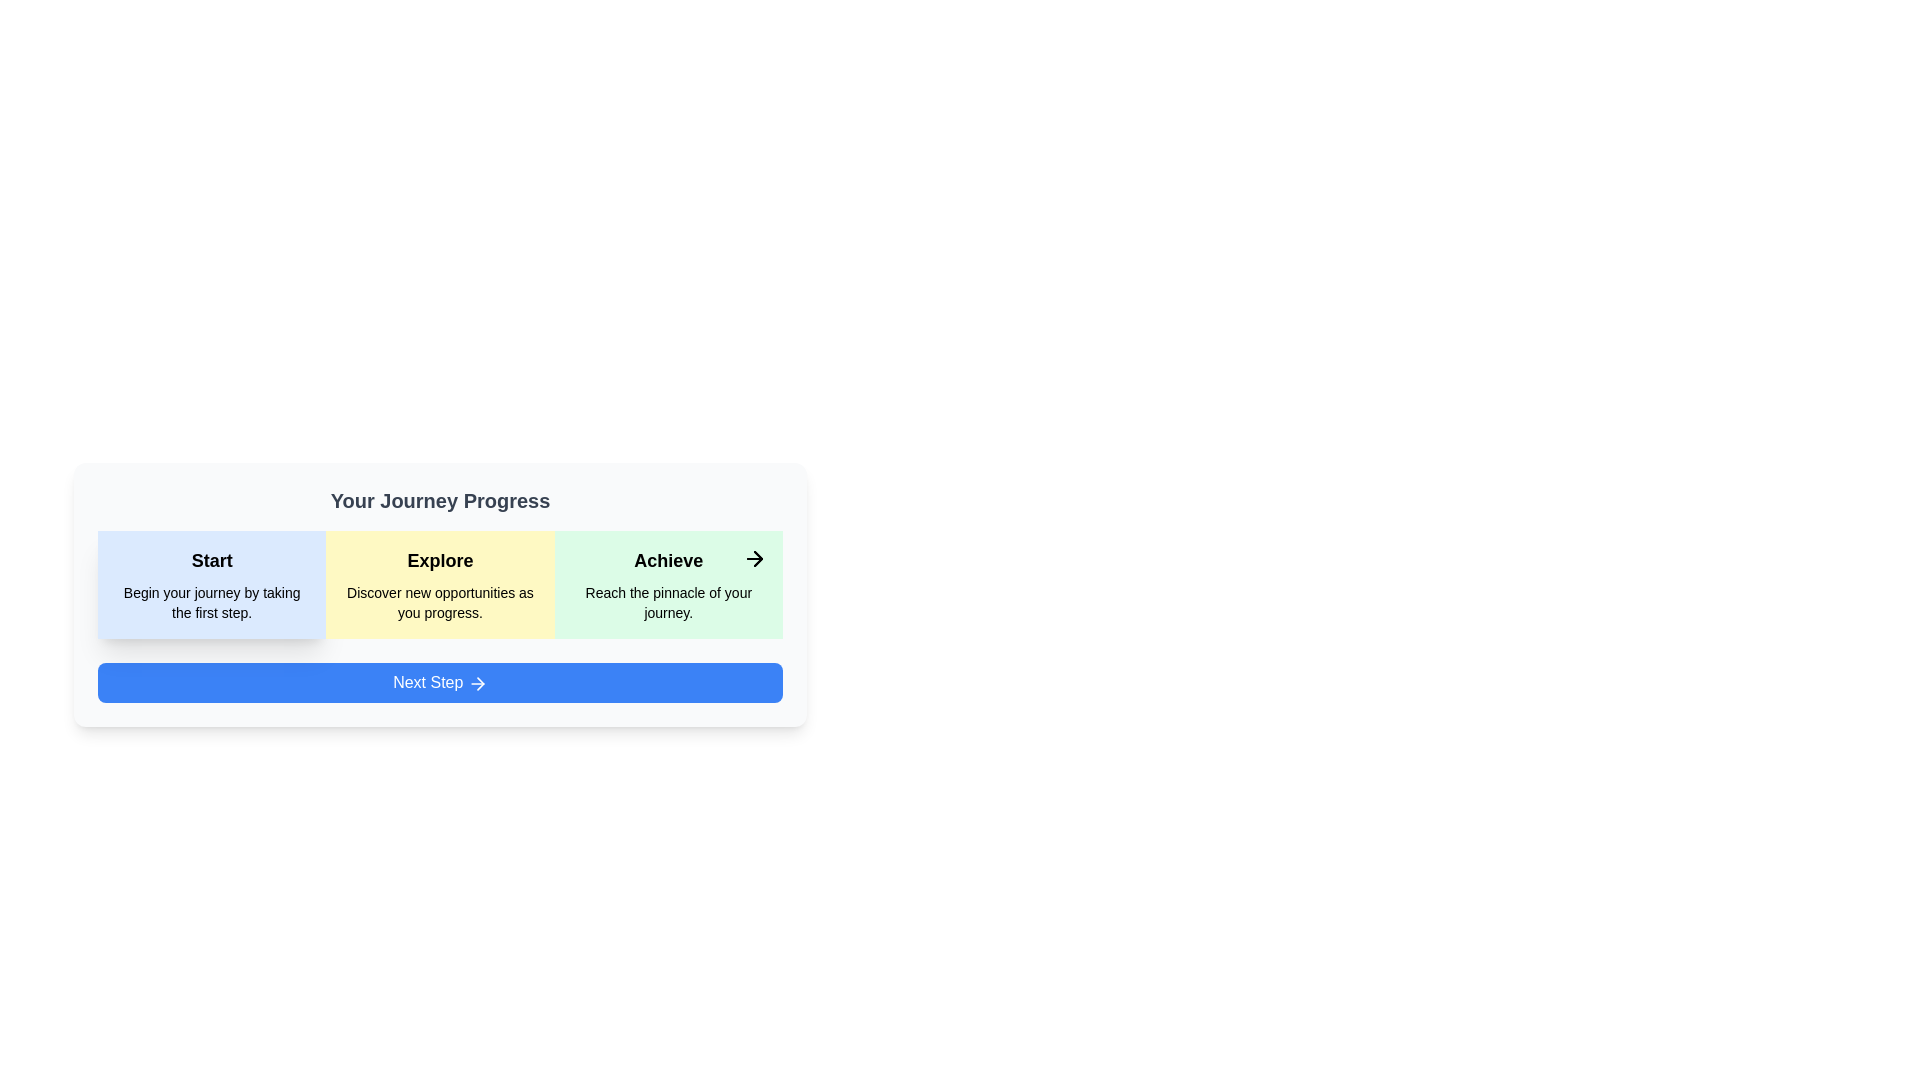 The height and width of the screenshot is (1080, 1920). I want to click on the text label element that reads 'Reach the pinnacle of your journey,' which is positioned below the header 'Achieve' in the third section of a three-section layout, so click(668, 601).